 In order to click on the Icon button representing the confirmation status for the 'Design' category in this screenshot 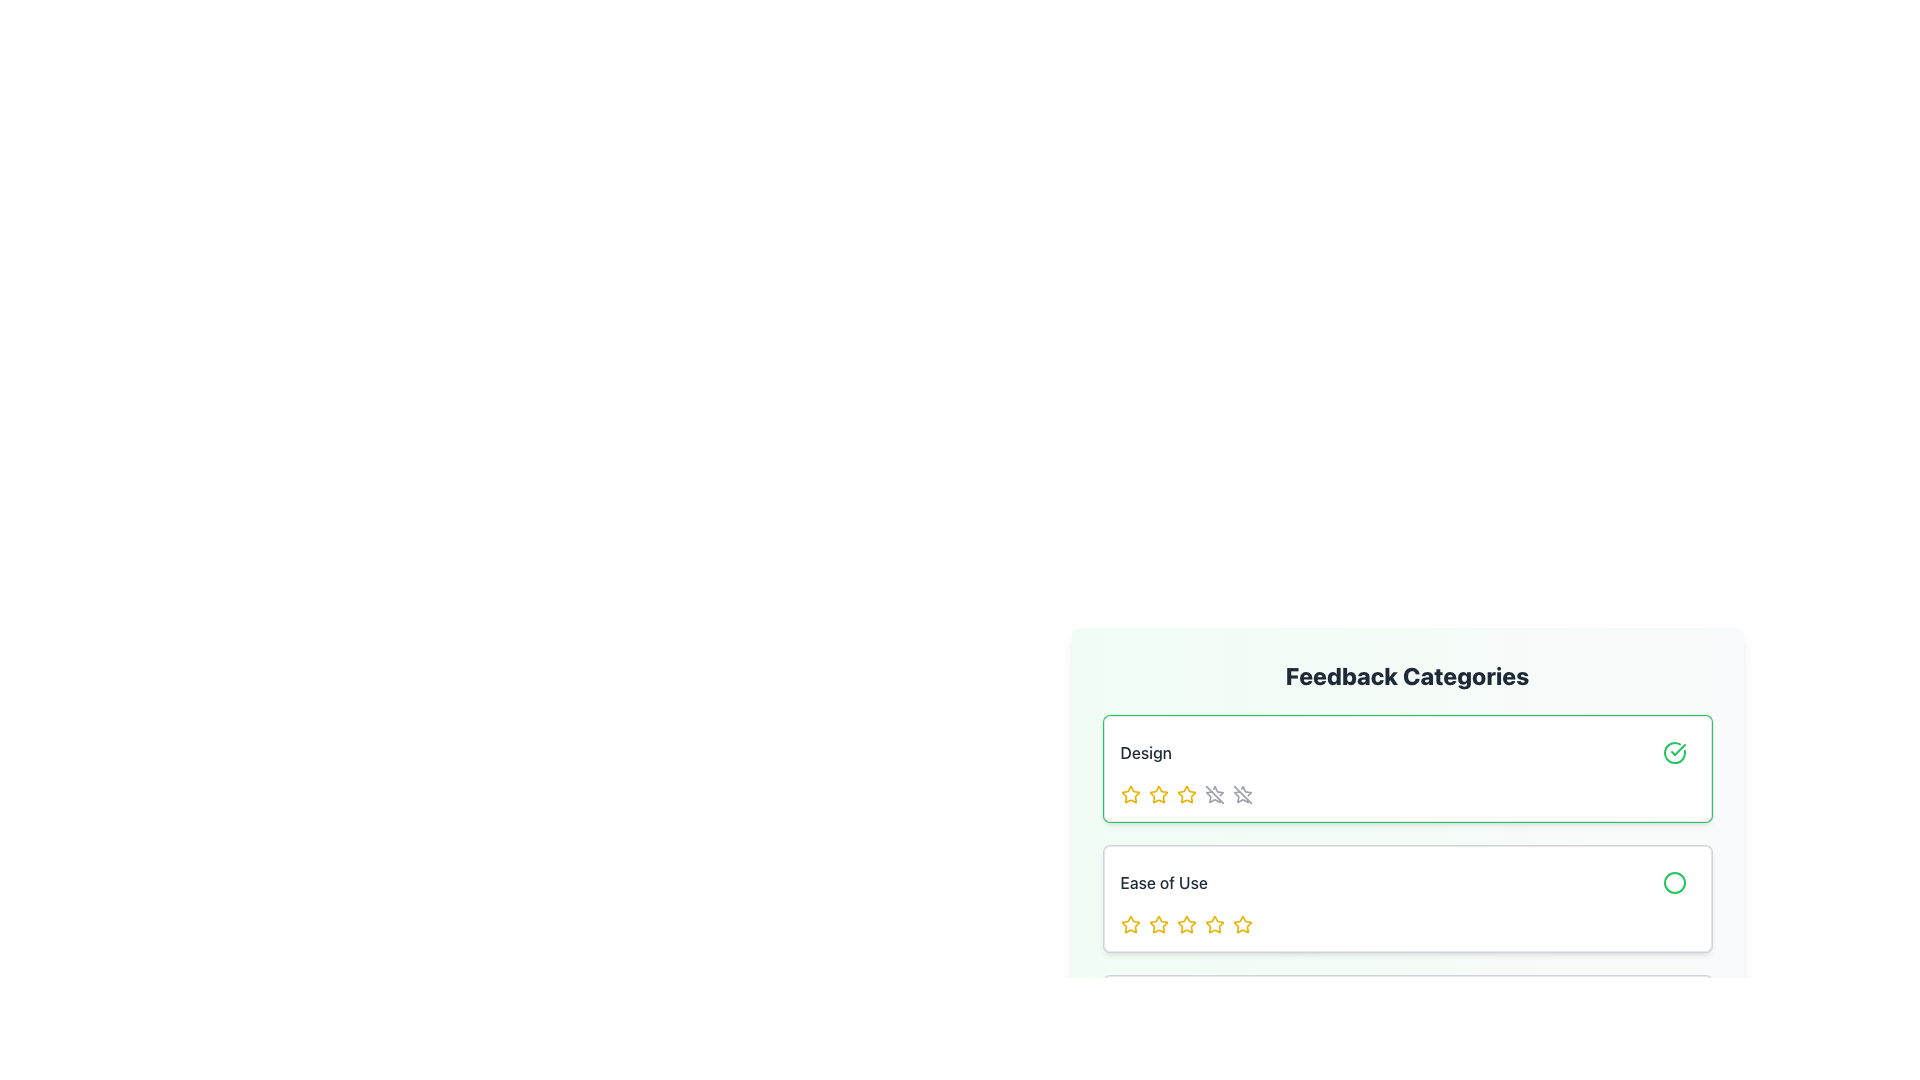, I will do `click(1674, 752)`.